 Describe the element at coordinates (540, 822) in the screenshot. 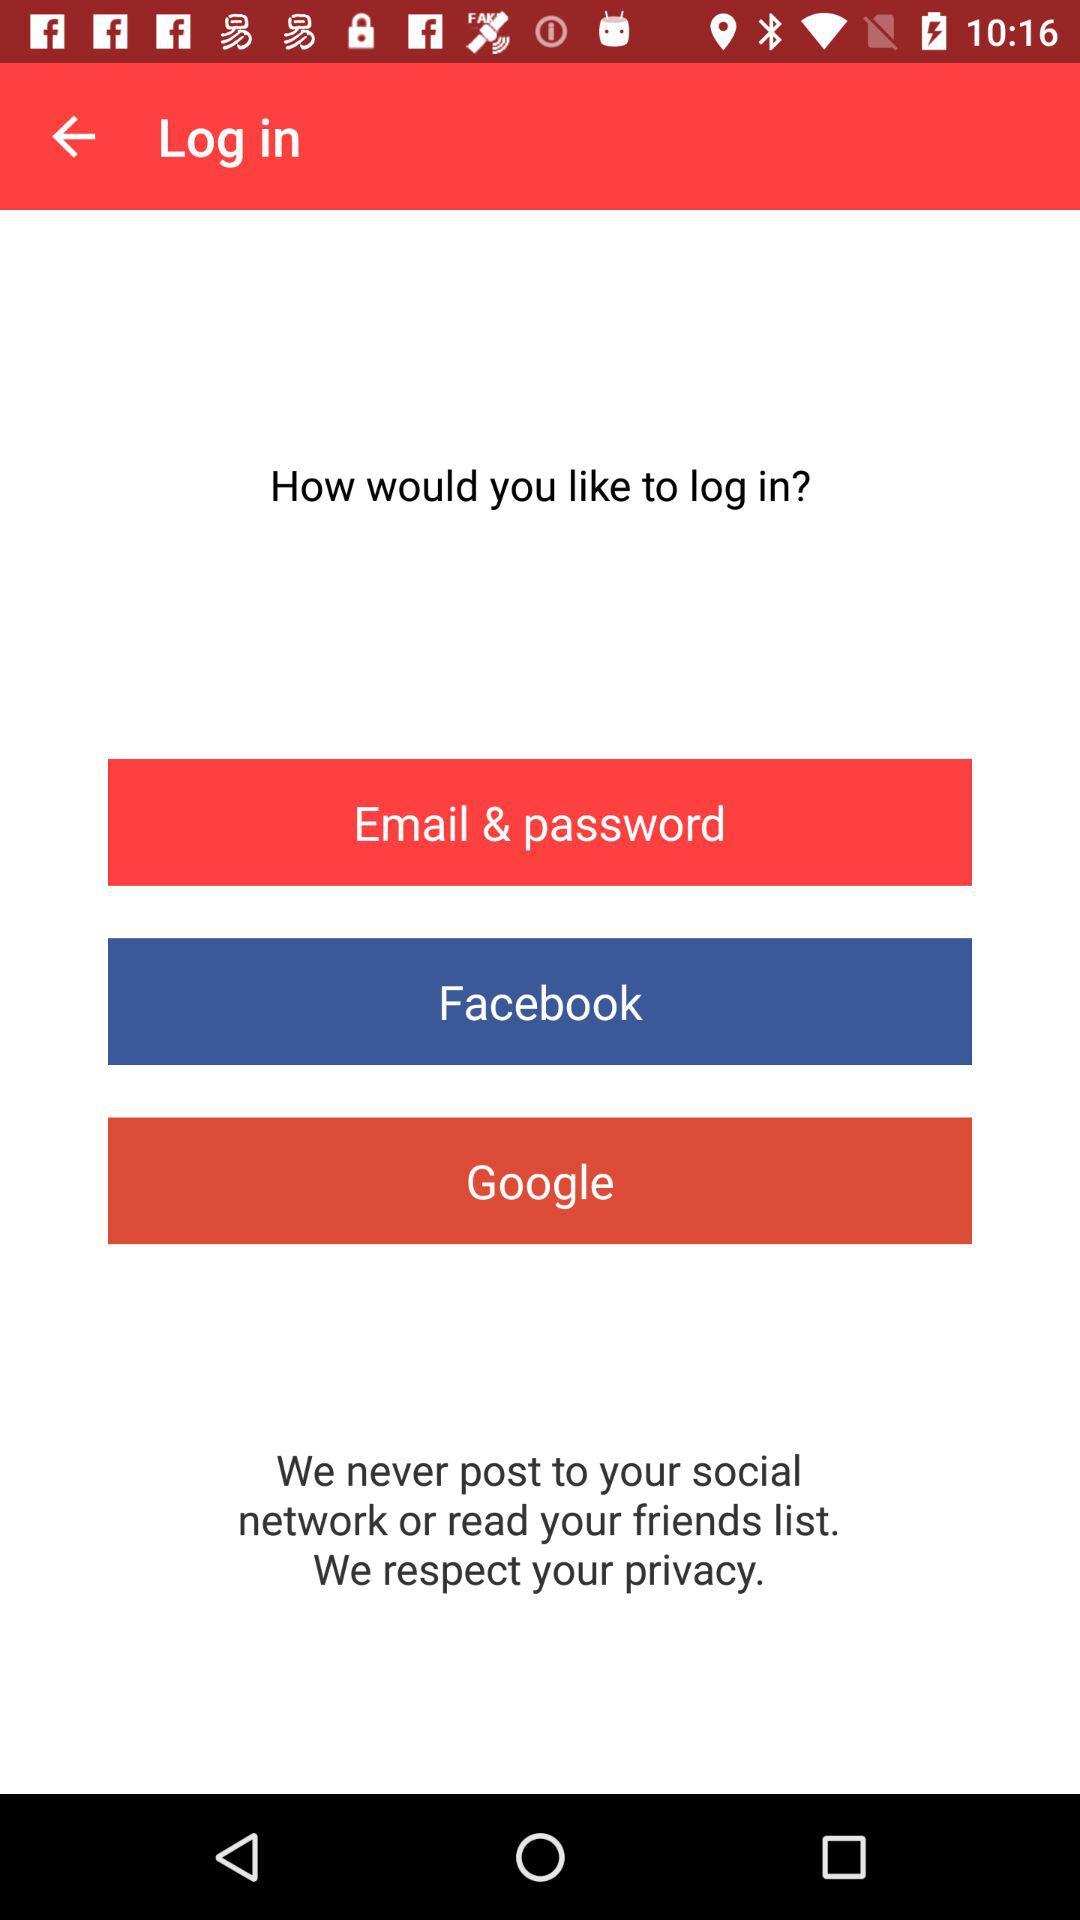

I see `icon above facebook` at that location.